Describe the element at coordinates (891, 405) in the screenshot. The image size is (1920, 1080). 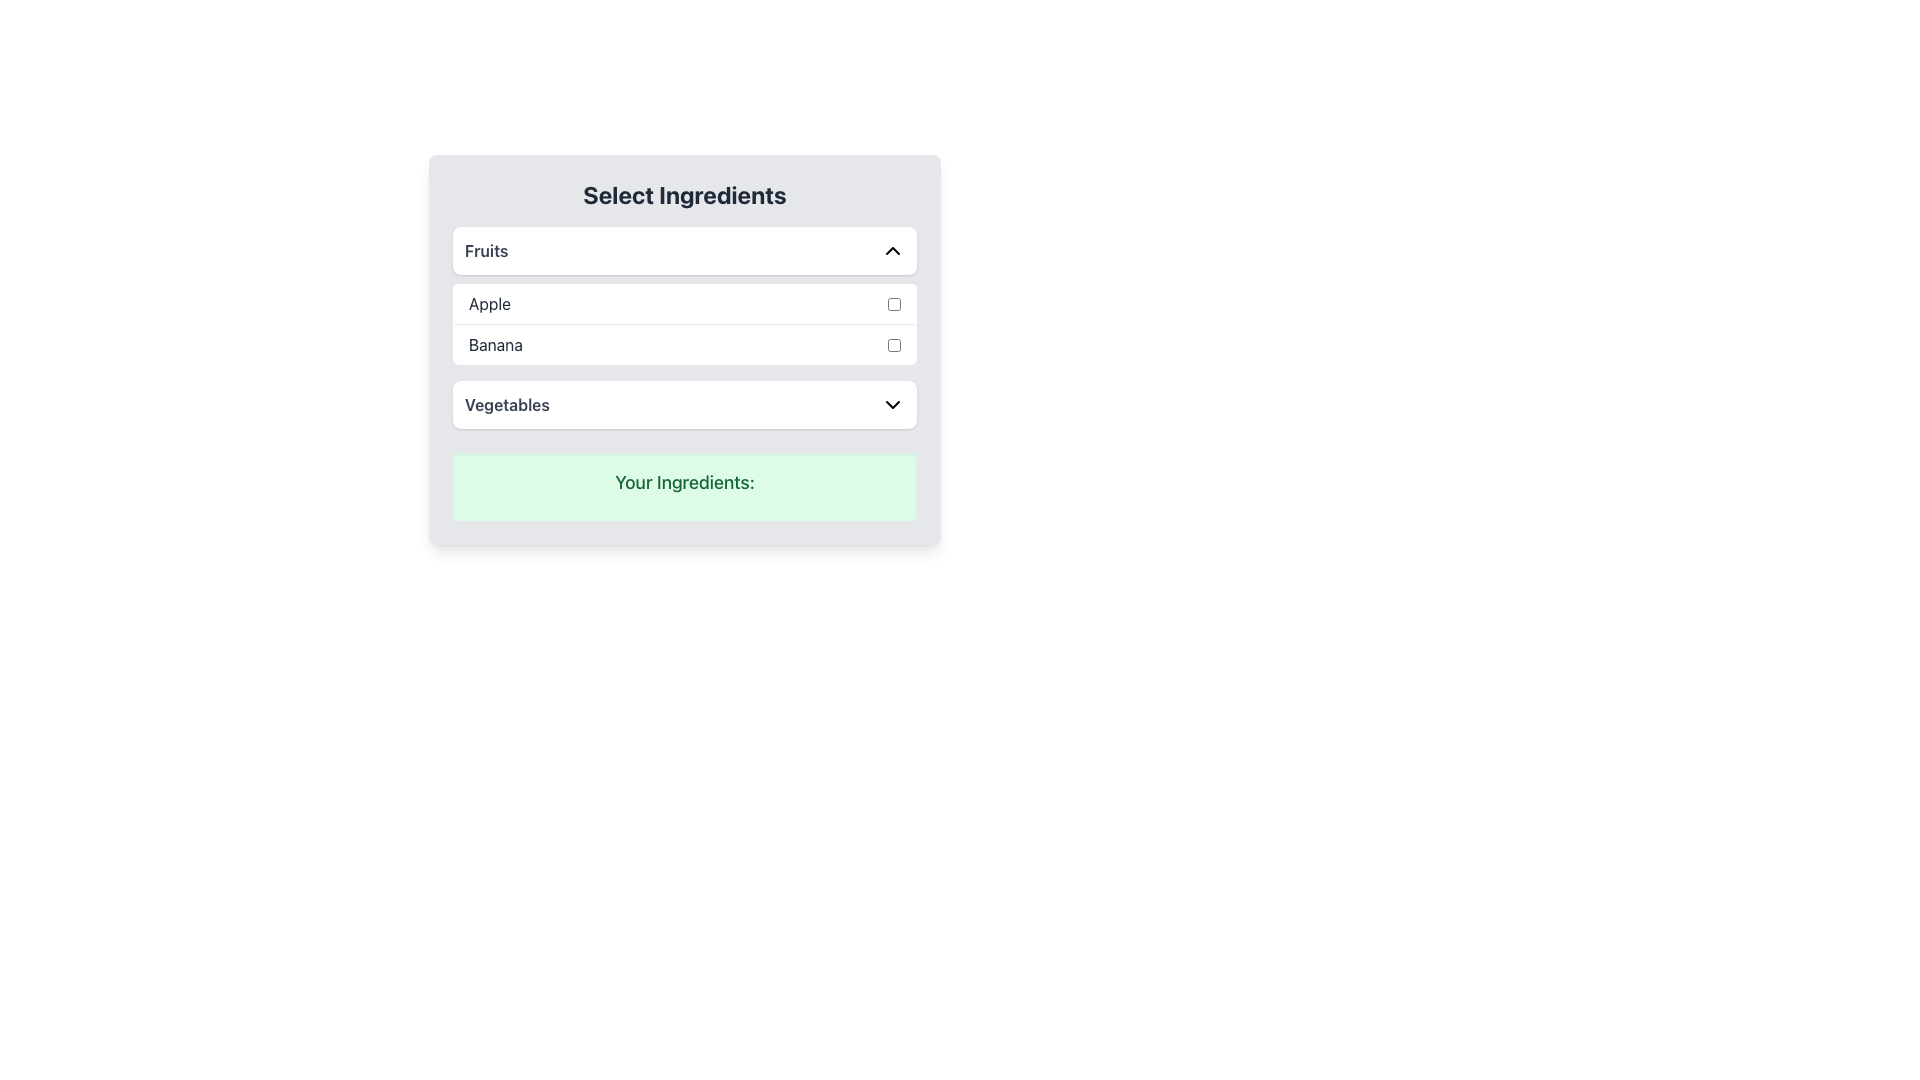
I see `the Chevron dropdown indicator icon next to the 'Vegetables' text` at that location.